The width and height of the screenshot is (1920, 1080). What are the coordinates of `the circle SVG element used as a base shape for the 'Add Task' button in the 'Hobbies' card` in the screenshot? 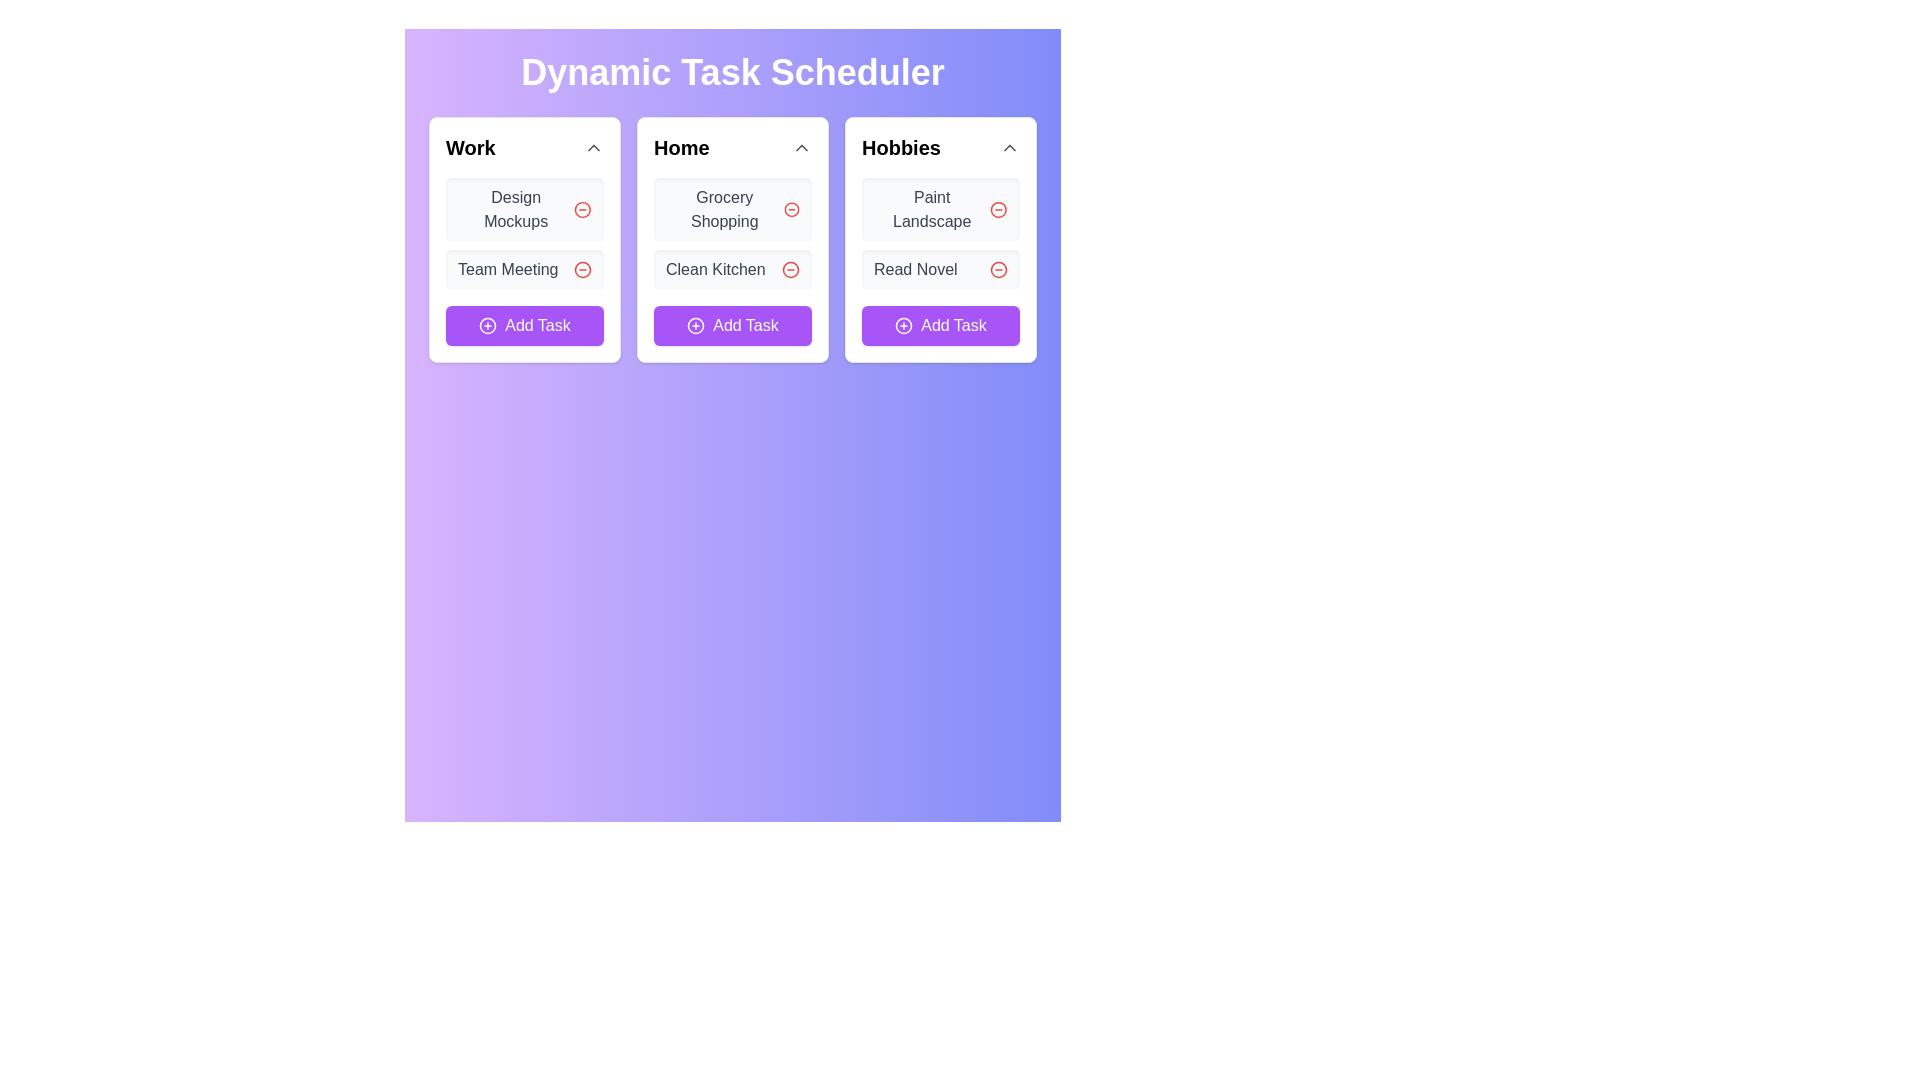 It's located at (903, 325).